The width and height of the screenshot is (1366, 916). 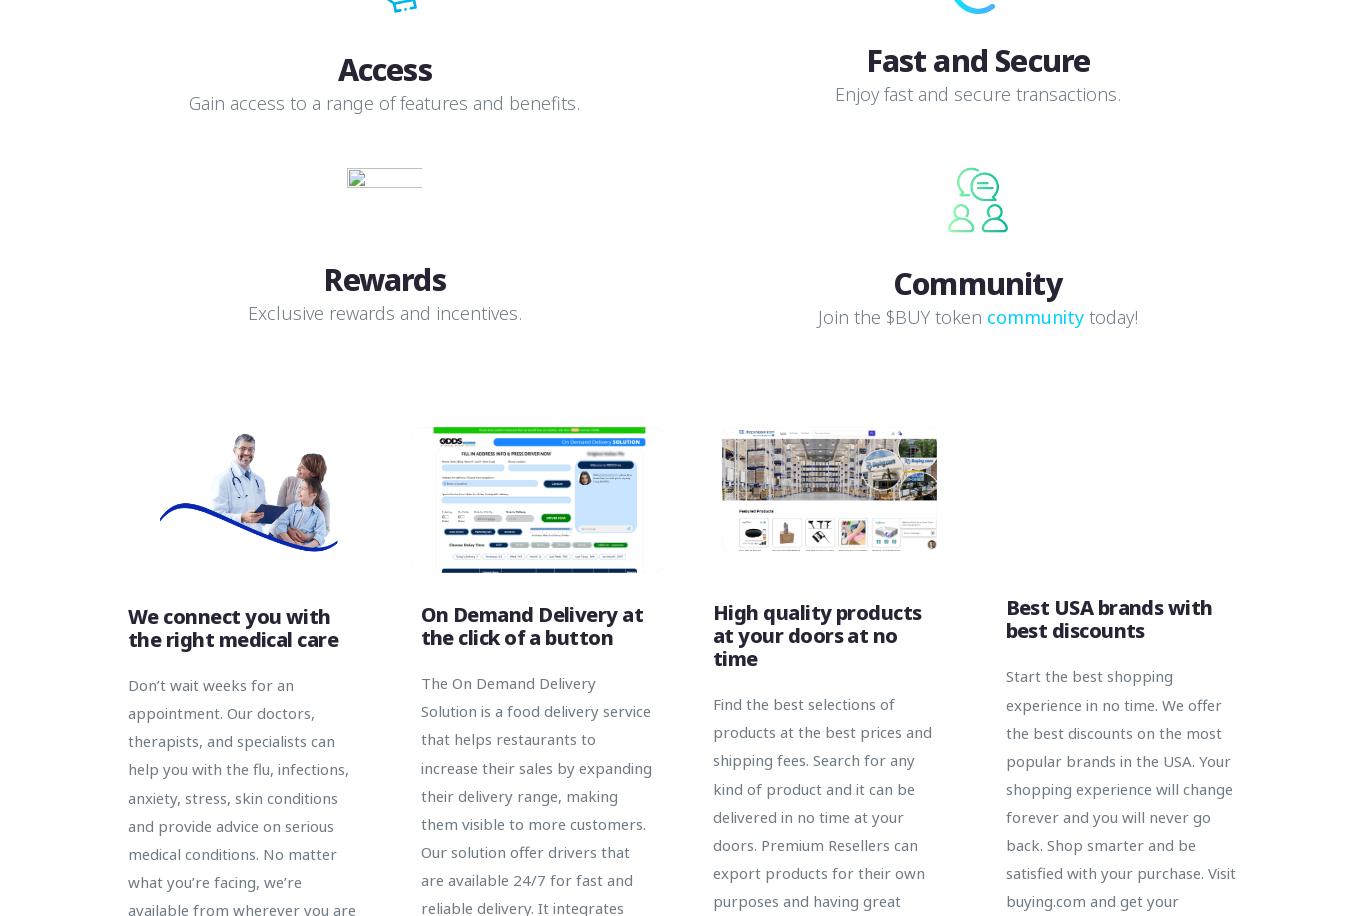 What do you see at coordinates (1033, 316) in the screenshot?
I see `'community'` at bounding box center [1033, 316].